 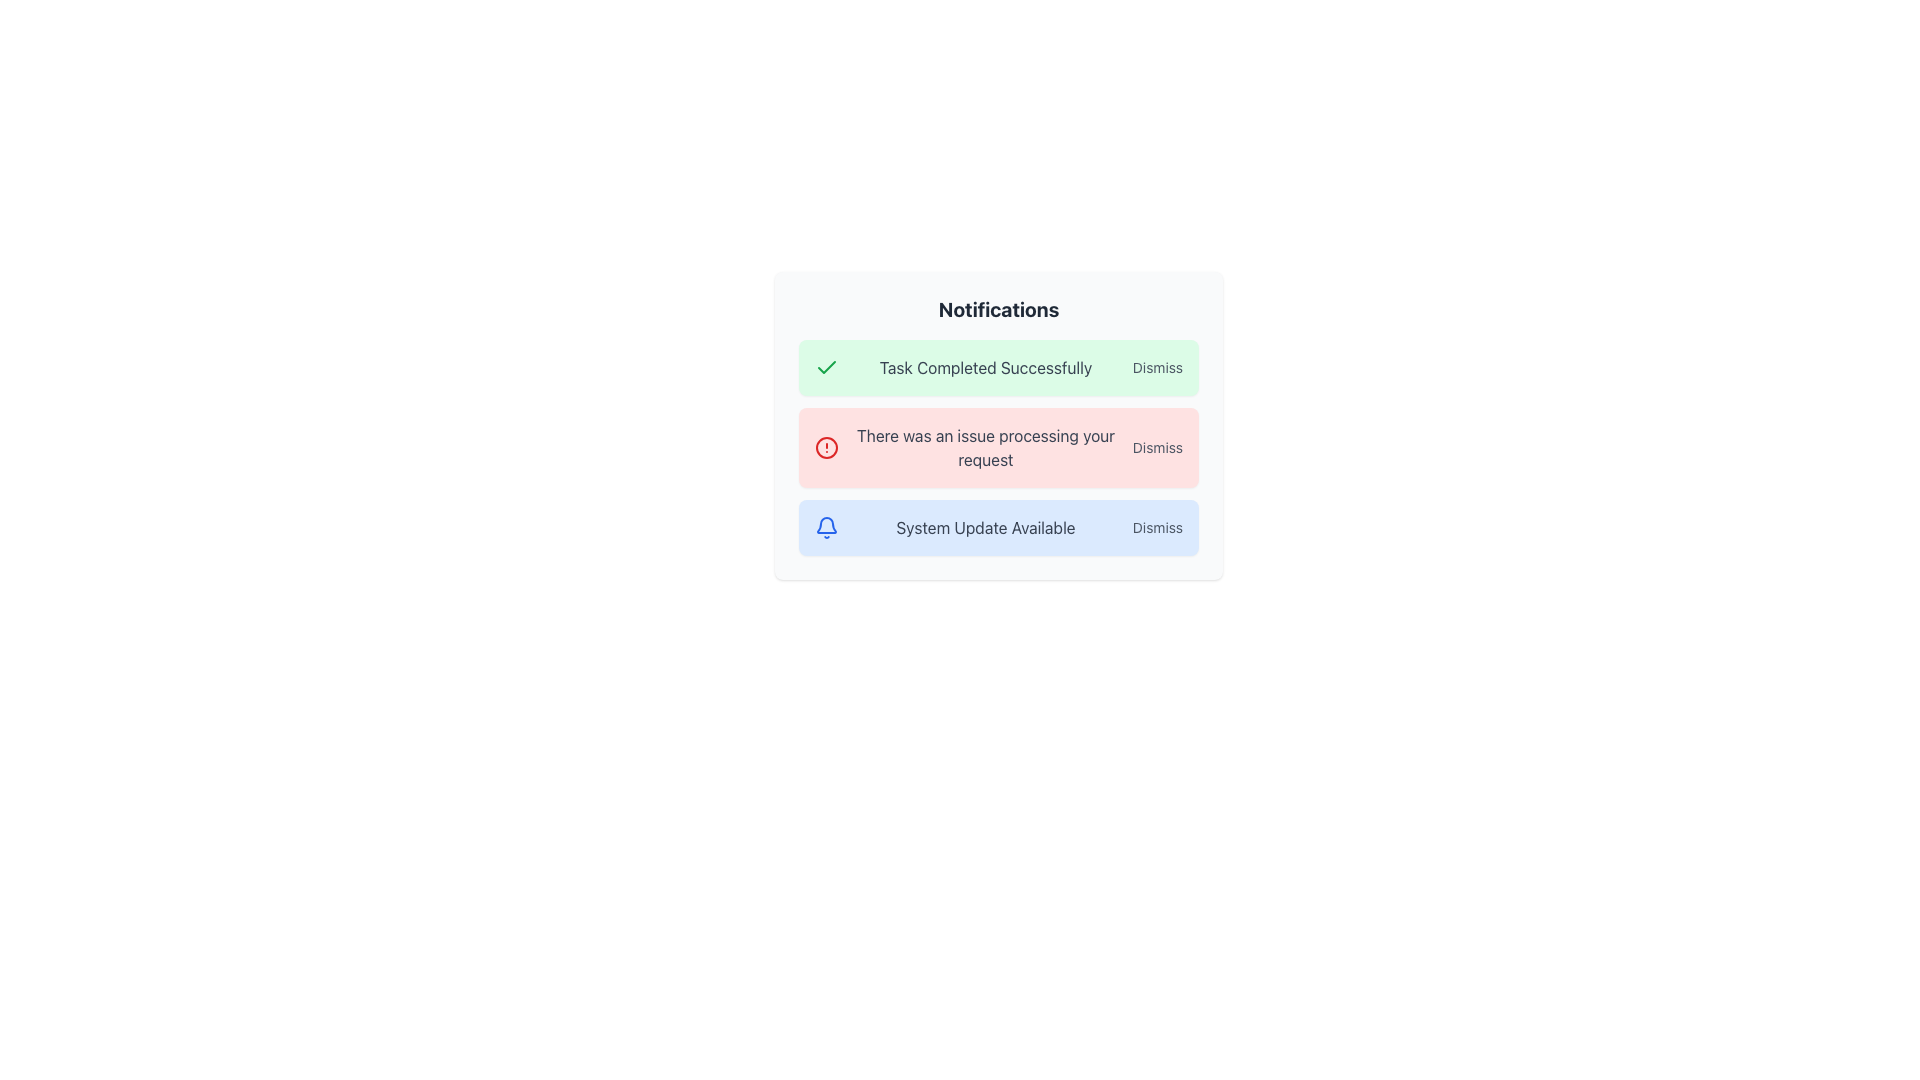 I want to click on the text link located at the far-right end of the notification row containing the message 'There was an issue processing your request' to change its color, so click(x=1157, y=446).